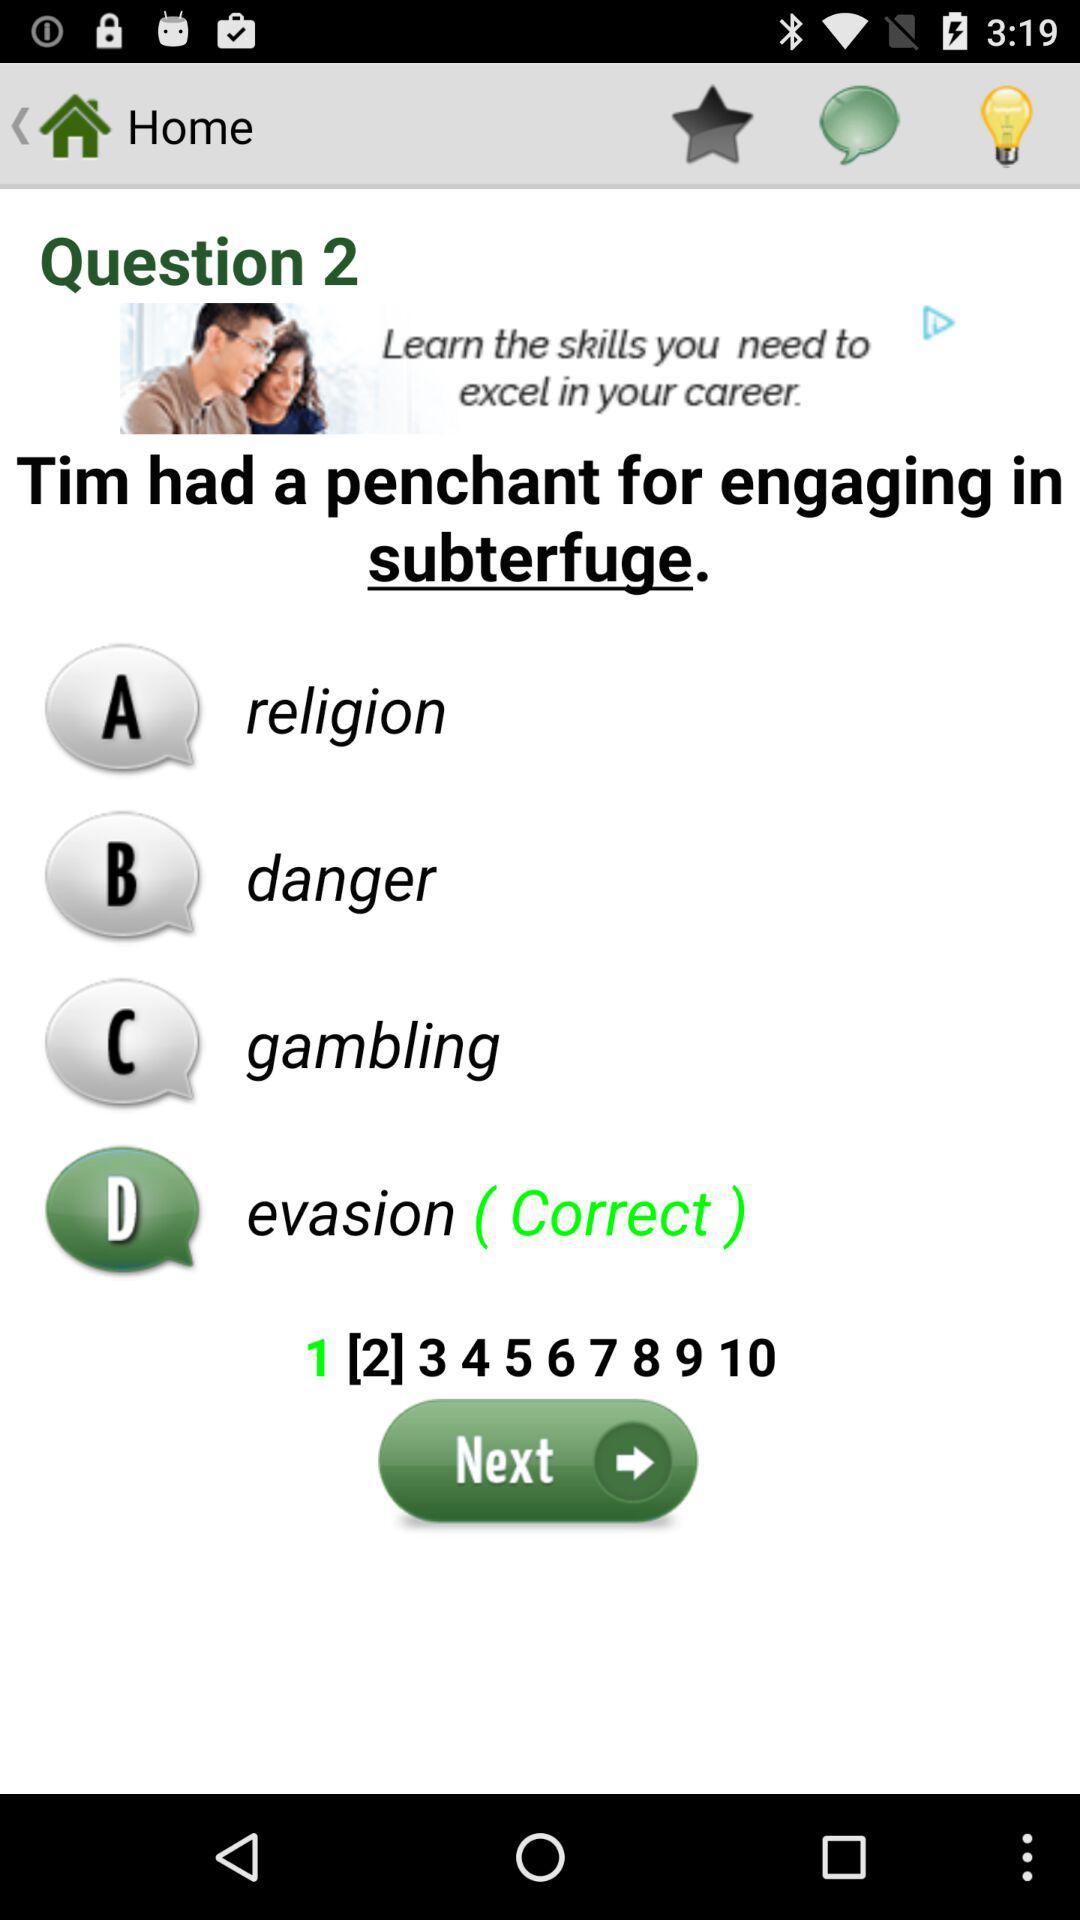 Image resolution: width=1080 pixels, height=1920 pixels. What do you see at coordinates (540, 368) in the screenshot?
I see `click for advertisement` at bounding box center [540, 368].